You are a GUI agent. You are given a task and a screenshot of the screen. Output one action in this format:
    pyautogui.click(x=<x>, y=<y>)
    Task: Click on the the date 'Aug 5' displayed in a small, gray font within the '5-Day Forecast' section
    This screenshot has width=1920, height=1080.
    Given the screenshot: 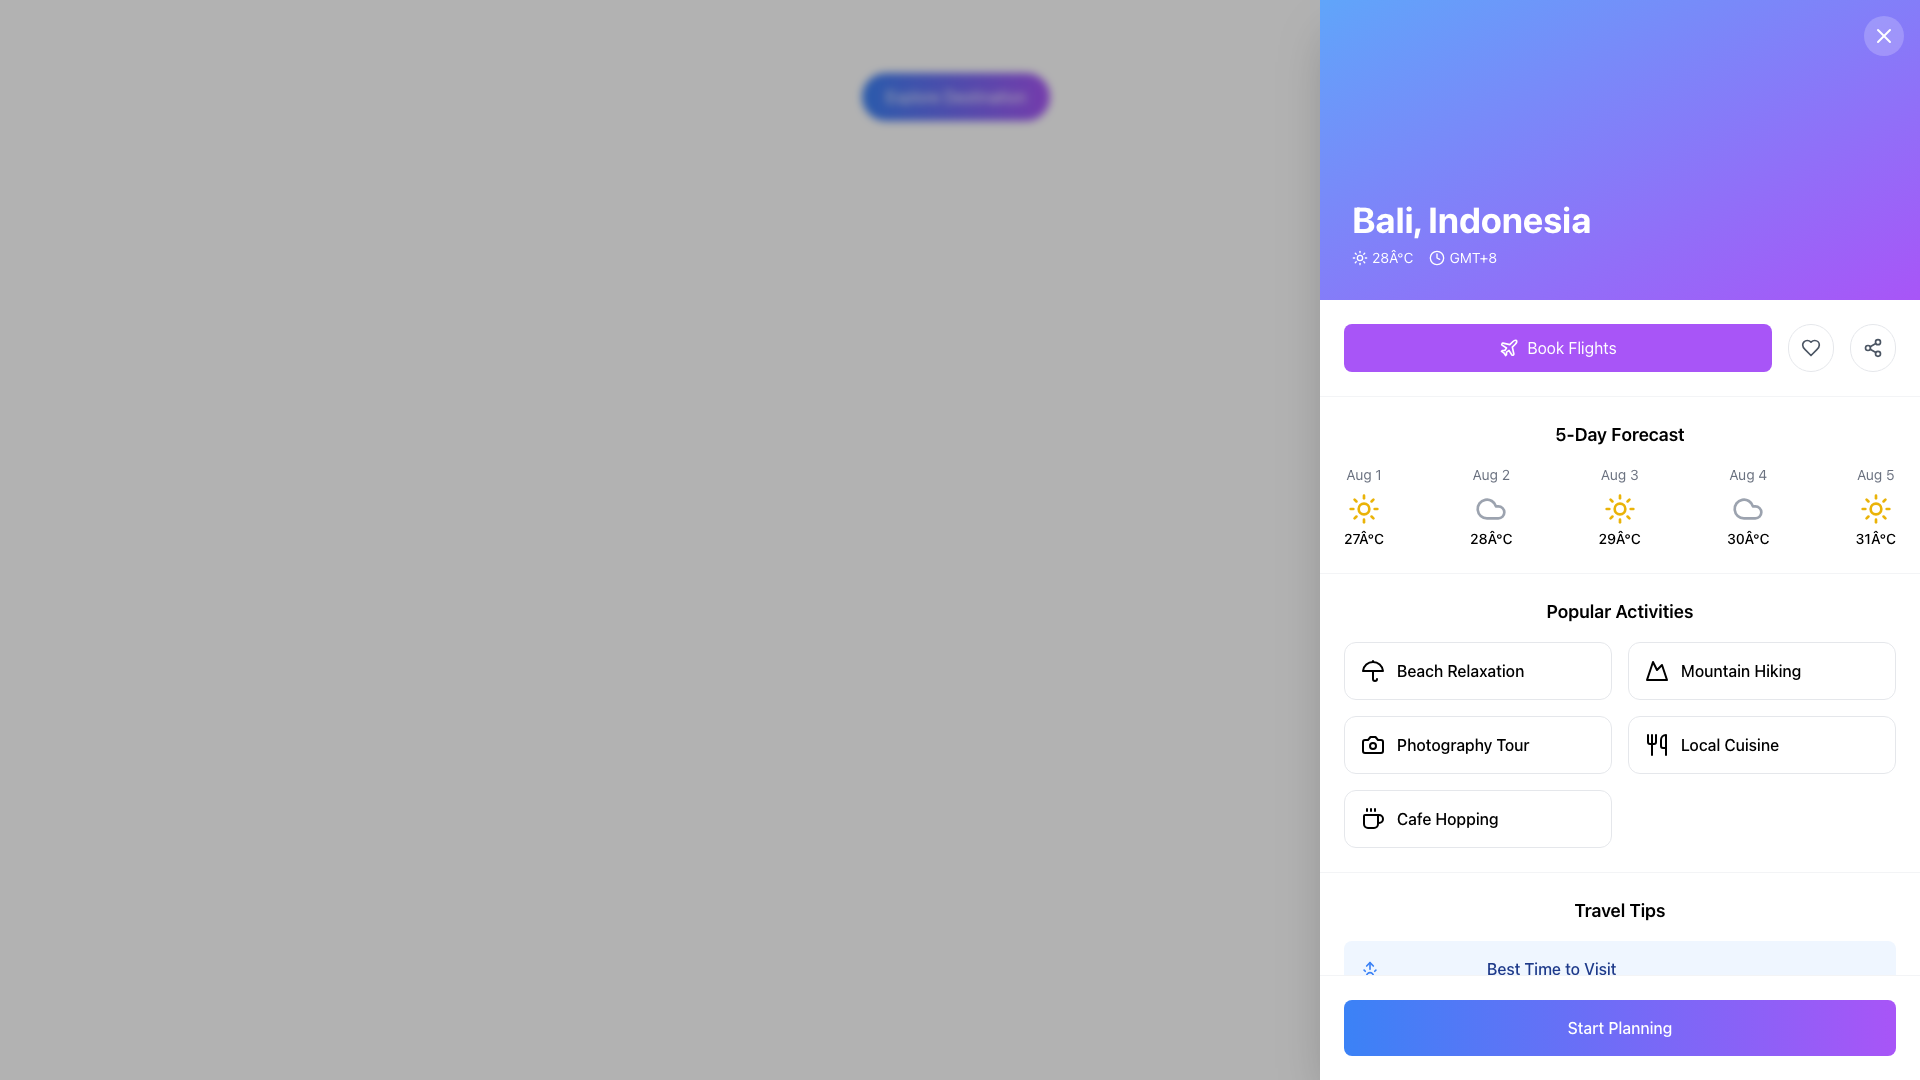 What is the action you would take?
    pyautogui.click(x=1874, y=474)
    